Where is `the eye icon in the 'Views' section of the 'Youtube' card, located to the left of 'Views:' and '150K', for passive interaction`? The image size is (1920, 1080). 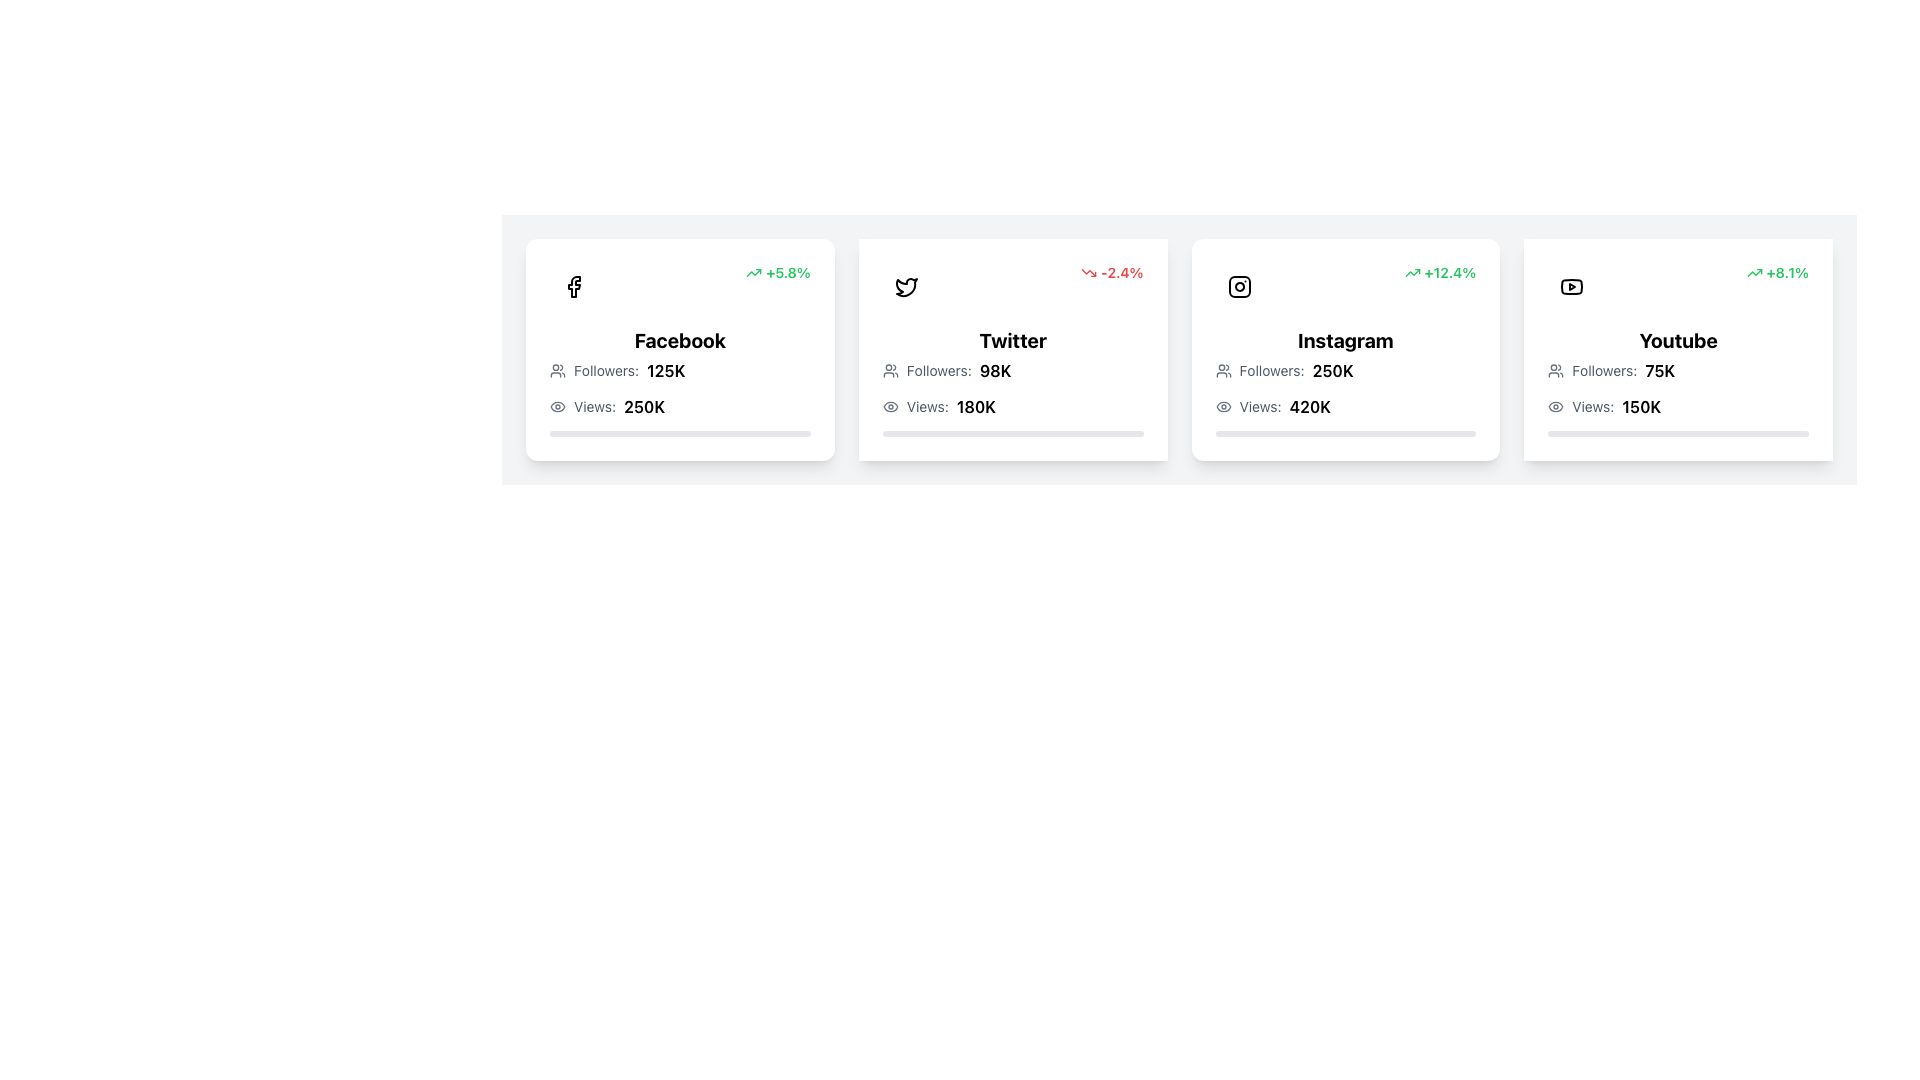
the eye icon in the 'Views' section of the 'Youtube' card, located to the left of 'Views:' and '150K', for passive interaction is located at coordinates (1555, 406).